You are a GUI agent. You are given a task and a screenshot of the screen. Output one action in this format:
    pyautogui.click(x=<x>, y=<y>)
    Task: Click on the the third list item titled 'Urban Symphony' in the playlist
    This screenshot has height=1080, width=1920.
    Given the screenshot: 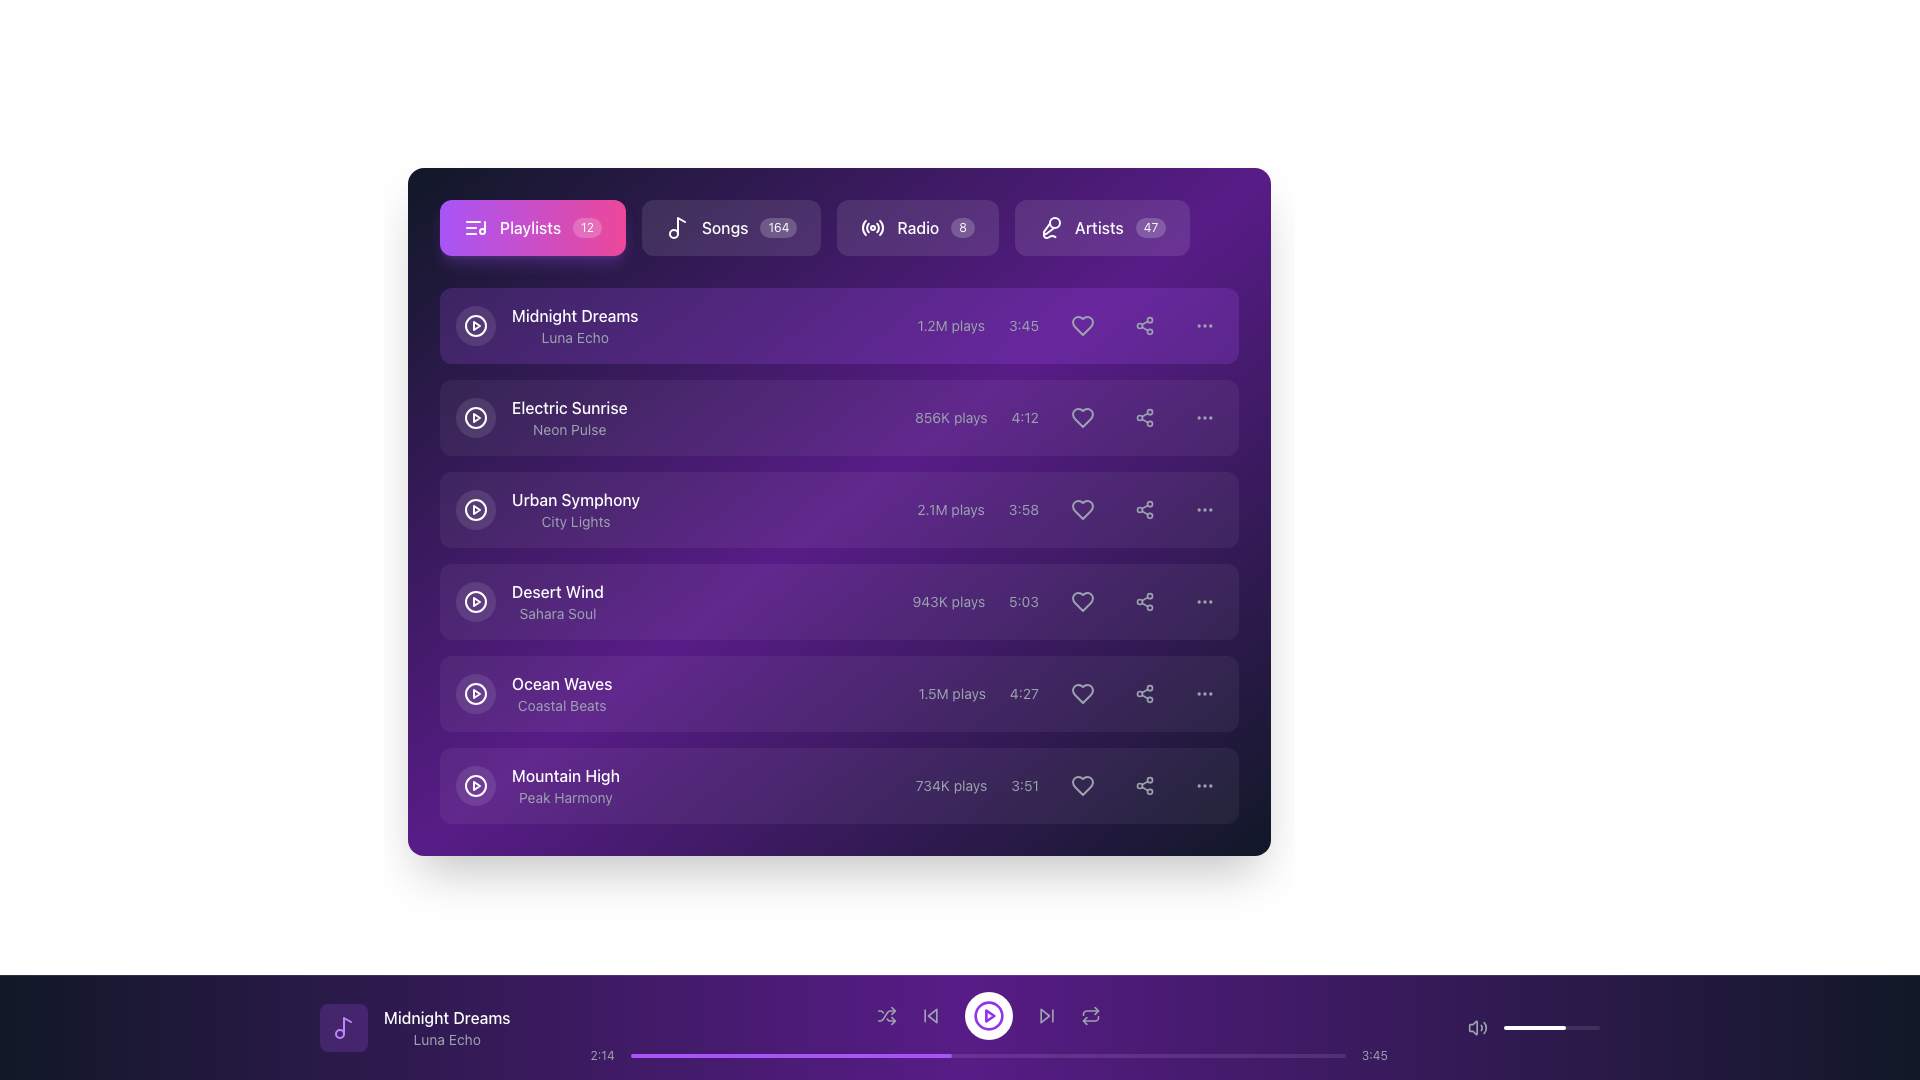 What is the action you would take?
    pyautogui.click(x=839, y=508)
    